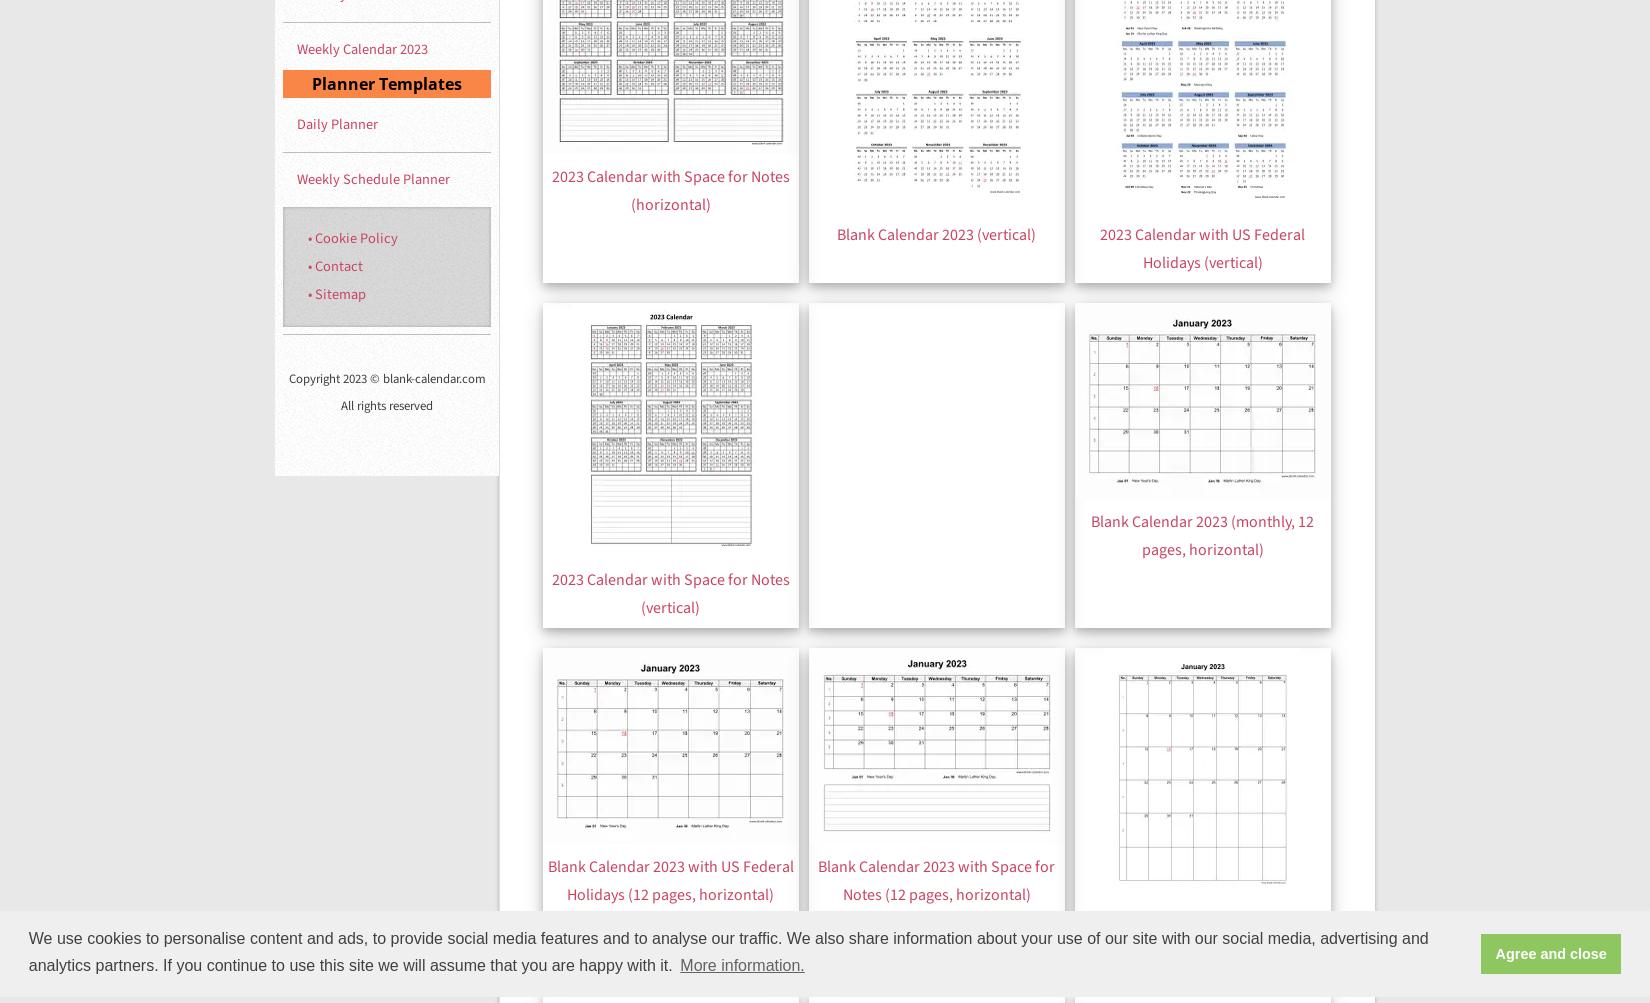 This screenshot has width=1650, height=1003. Describe the element at coordinates (386, 405) in the screenshot. I see `'All rights reserved'` at that location.